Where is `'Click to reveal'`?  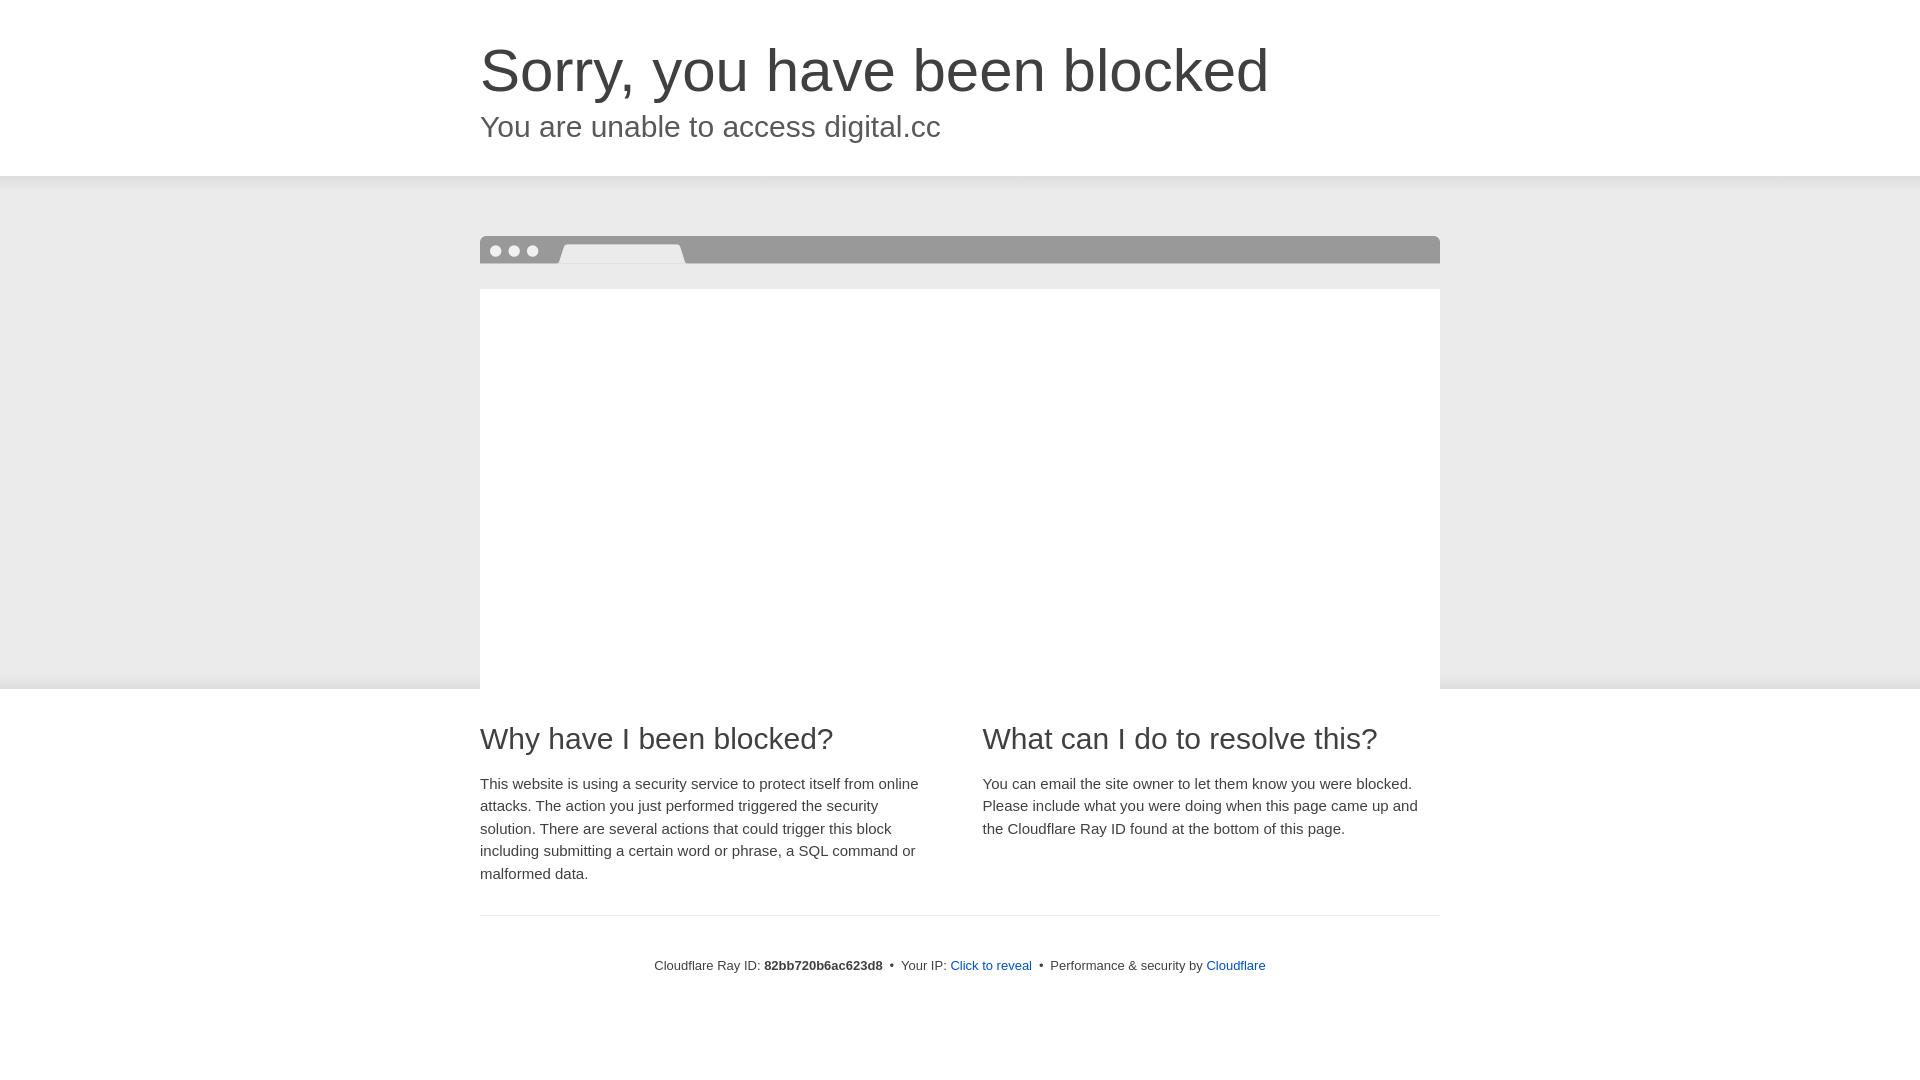
'Click to reveal' is located at coordinates (949, 964).